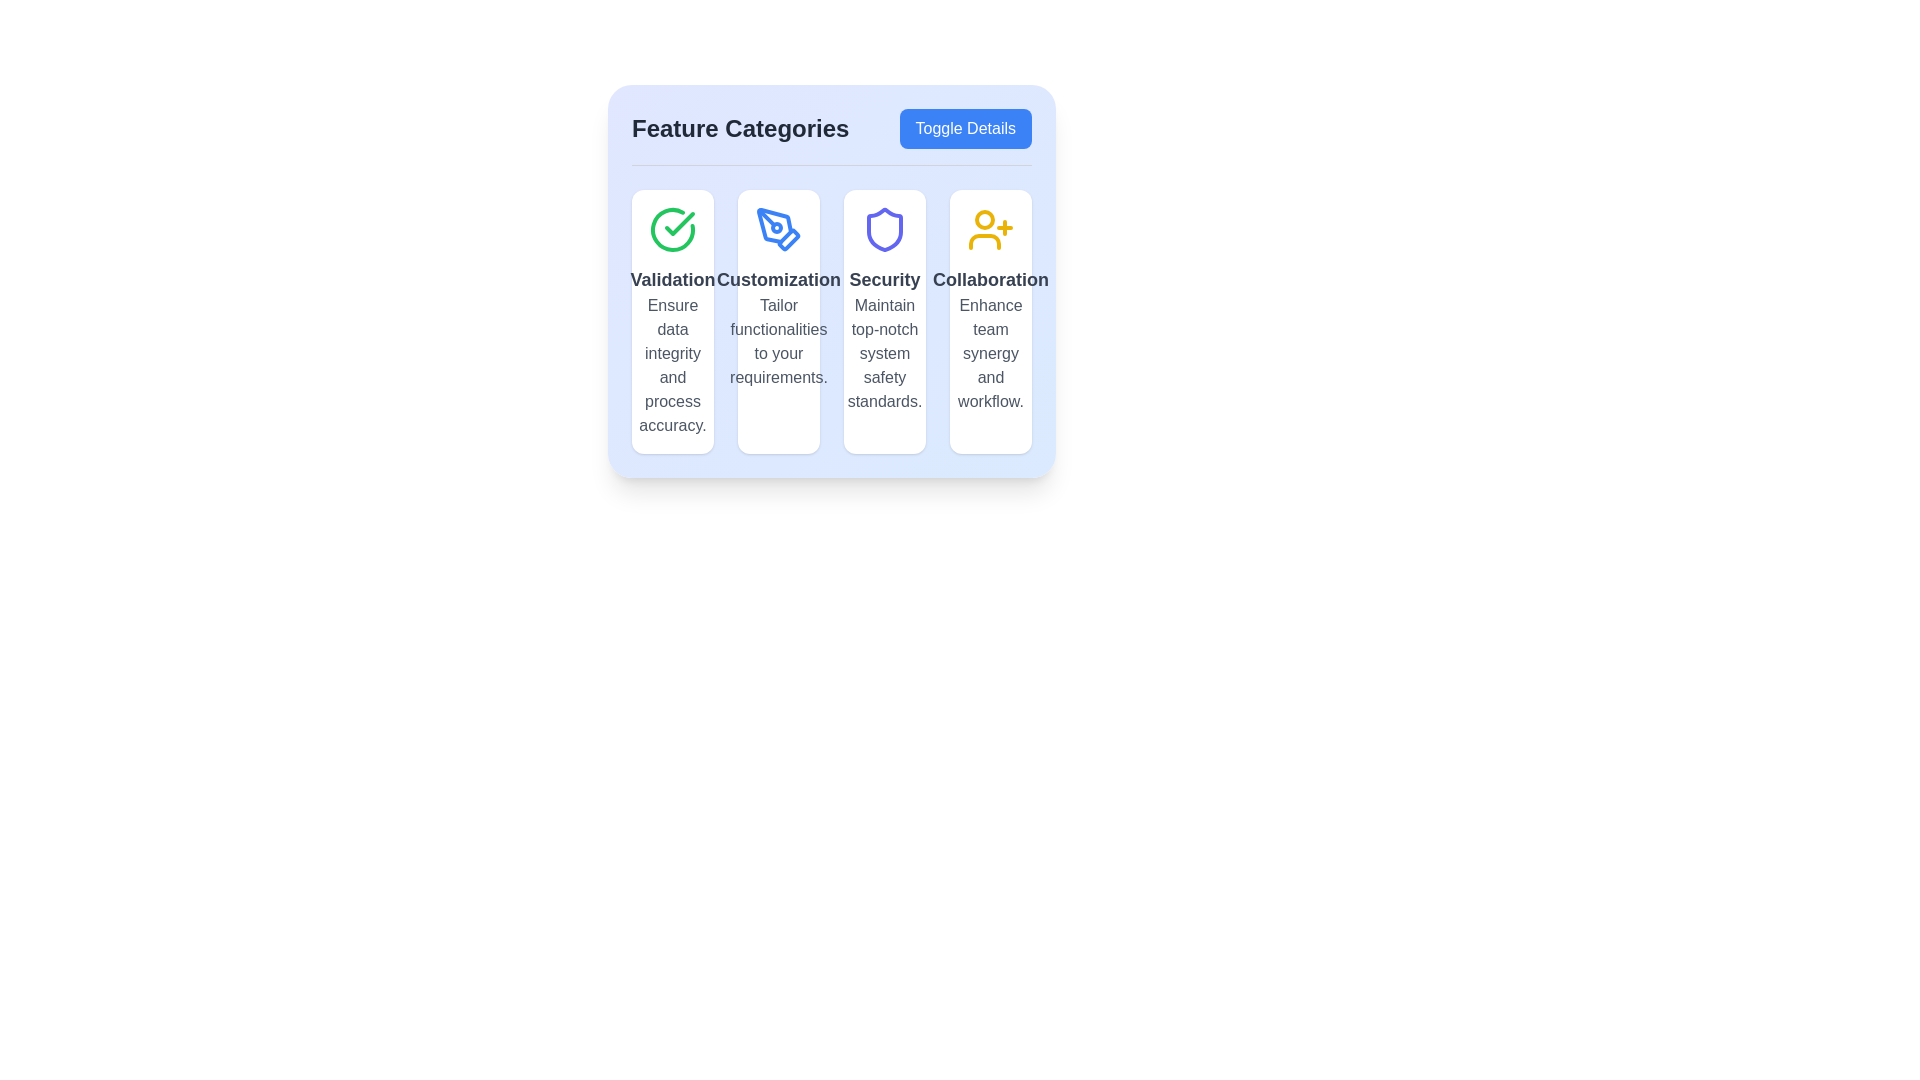 The width and height of the screenshot is (1920, 1080). I want to click on the circular icon with a green outline and a checkmark in the center, located in the 'Validation' category box at the top-left corner of the grid layout, so click(672, 229).